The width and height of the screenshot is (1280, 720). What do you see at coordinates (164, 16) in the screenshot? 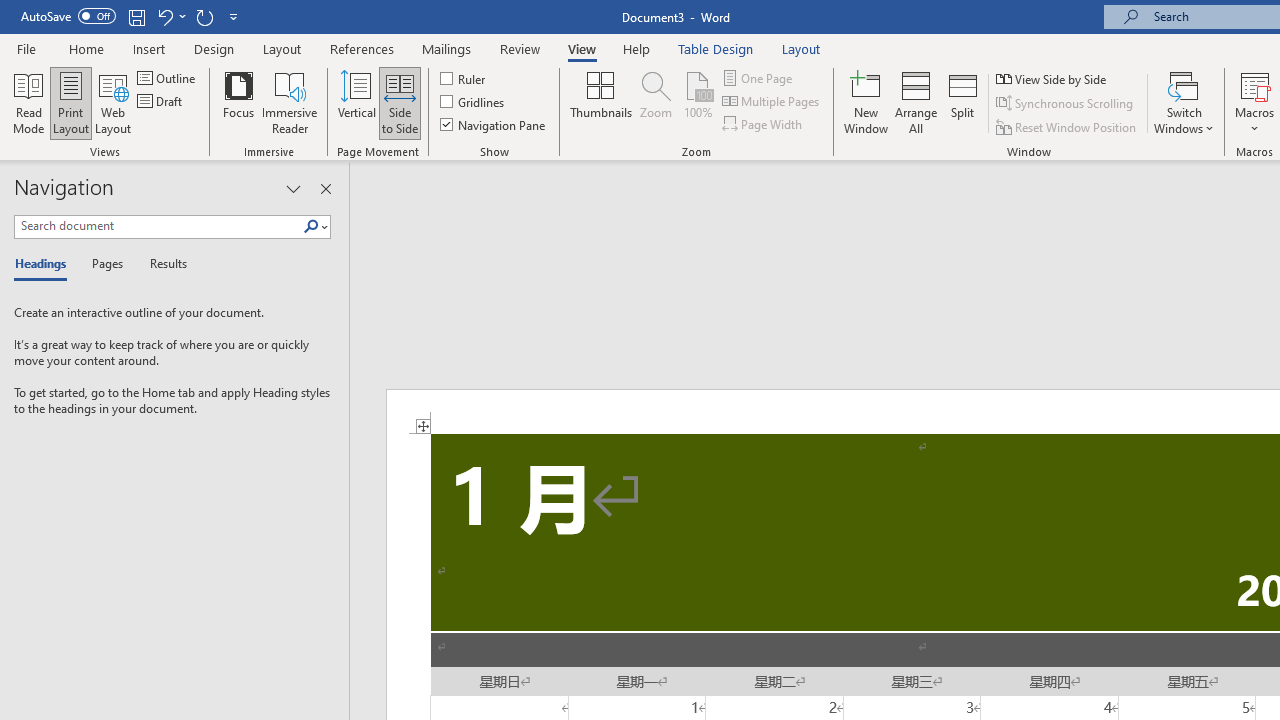
I see `'Undo Increase Indent'` at bounding box center [164, 16].